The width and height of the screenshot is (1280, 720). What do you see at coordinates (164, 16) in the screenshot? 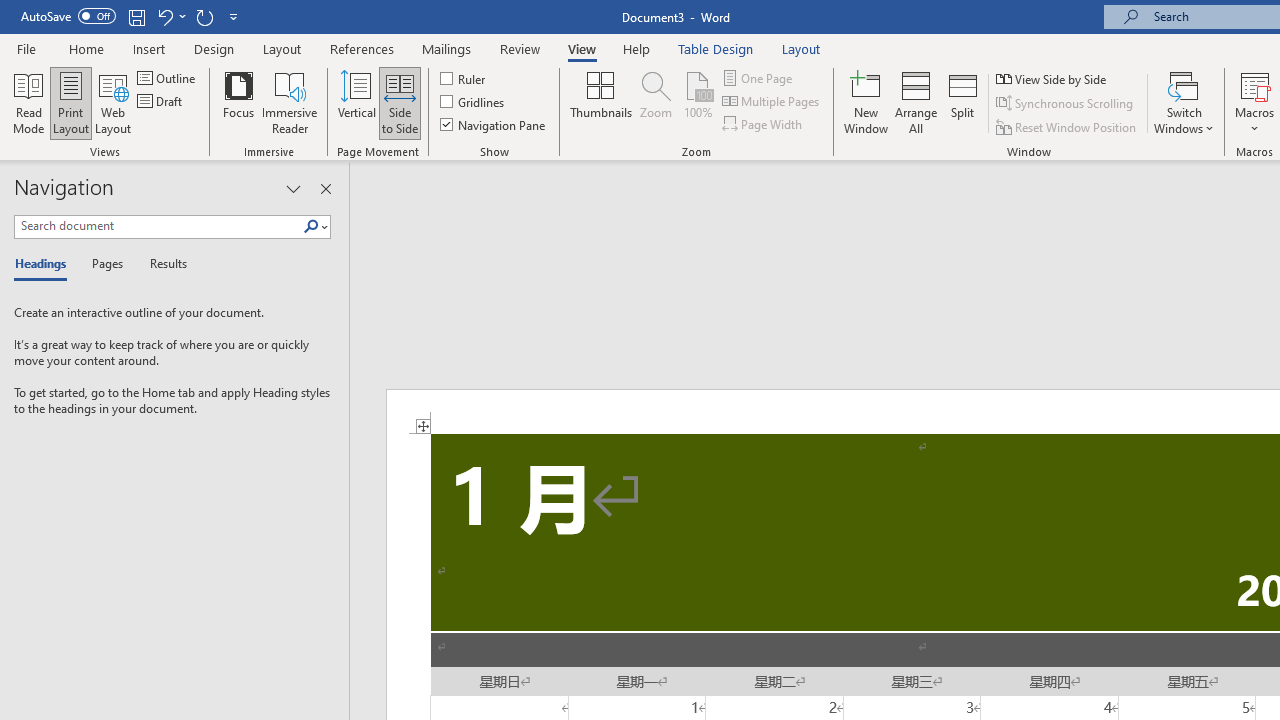
I see `'Undo Increase Indent'` at bounding box center [164, 16].